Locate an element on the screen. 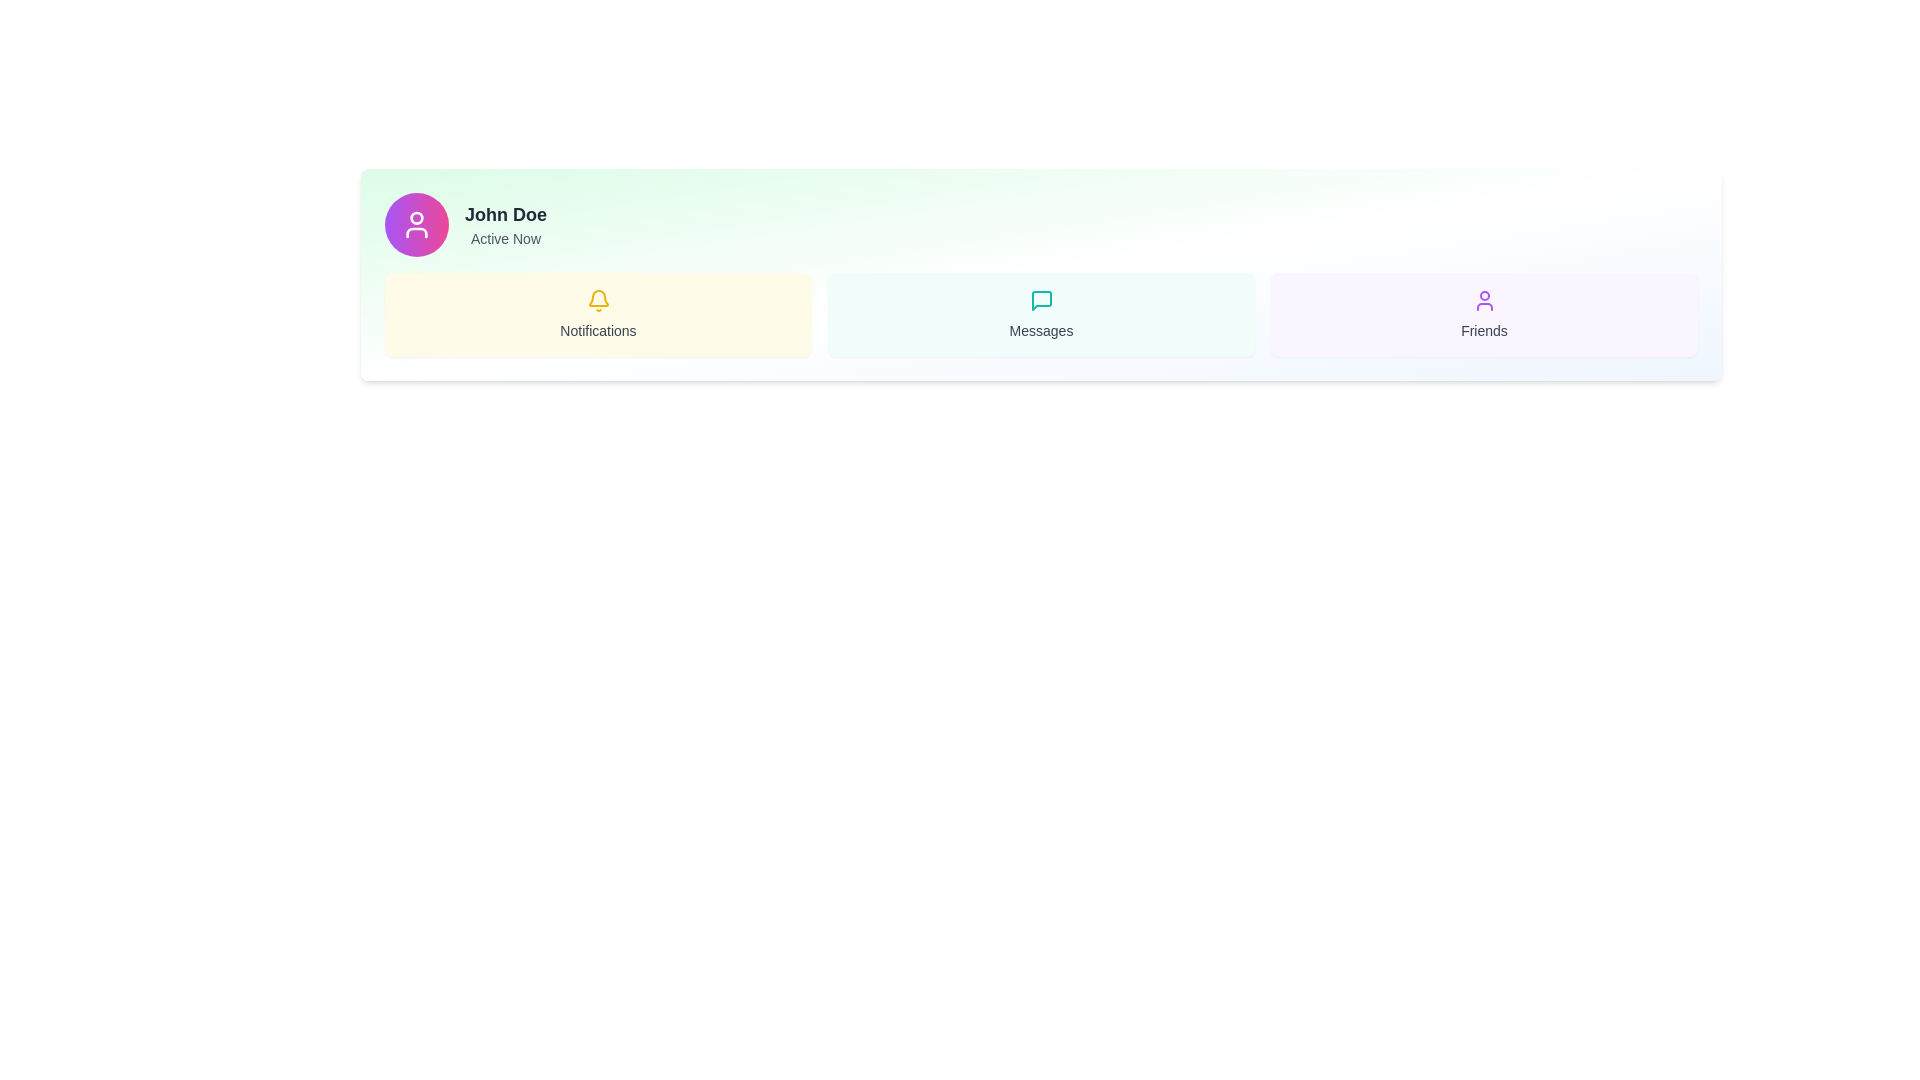  the message icon, which is a modern SVG speech bubble located in the 'Messages' section of the interface is located at coordinates (1040, 300).